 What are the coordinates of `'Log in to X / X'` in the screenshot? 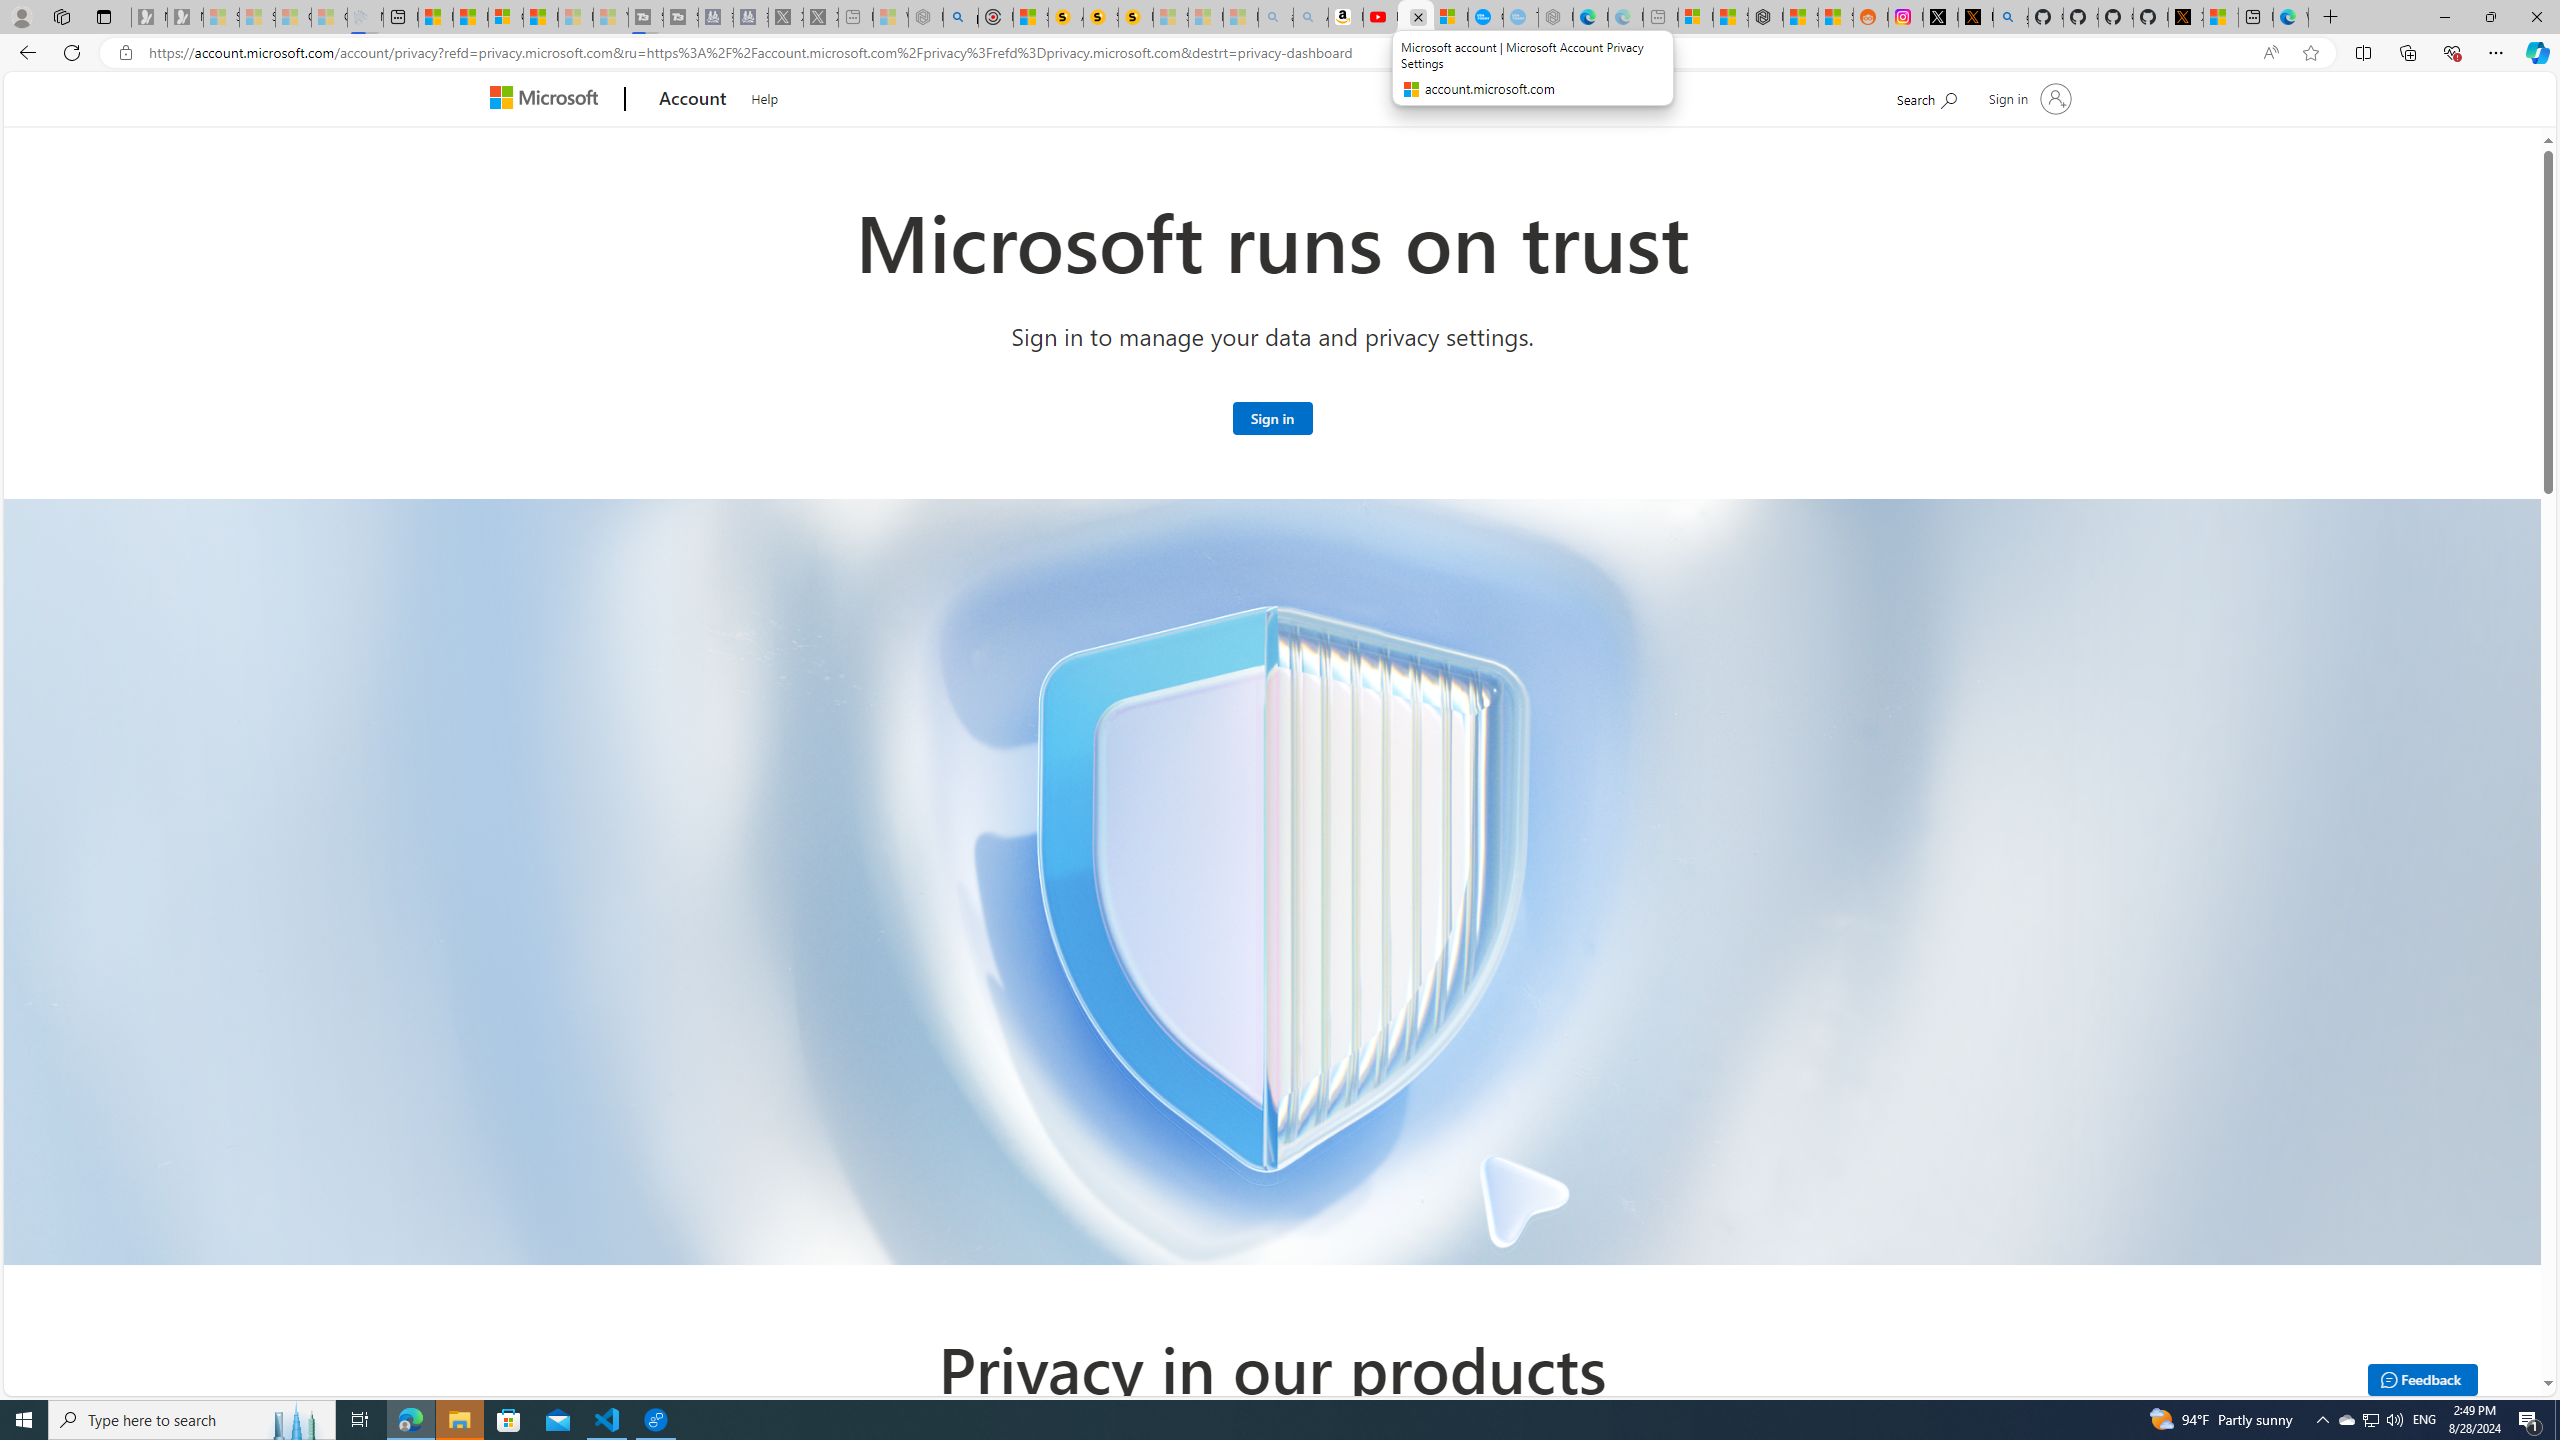 It's located at (1940, 16).